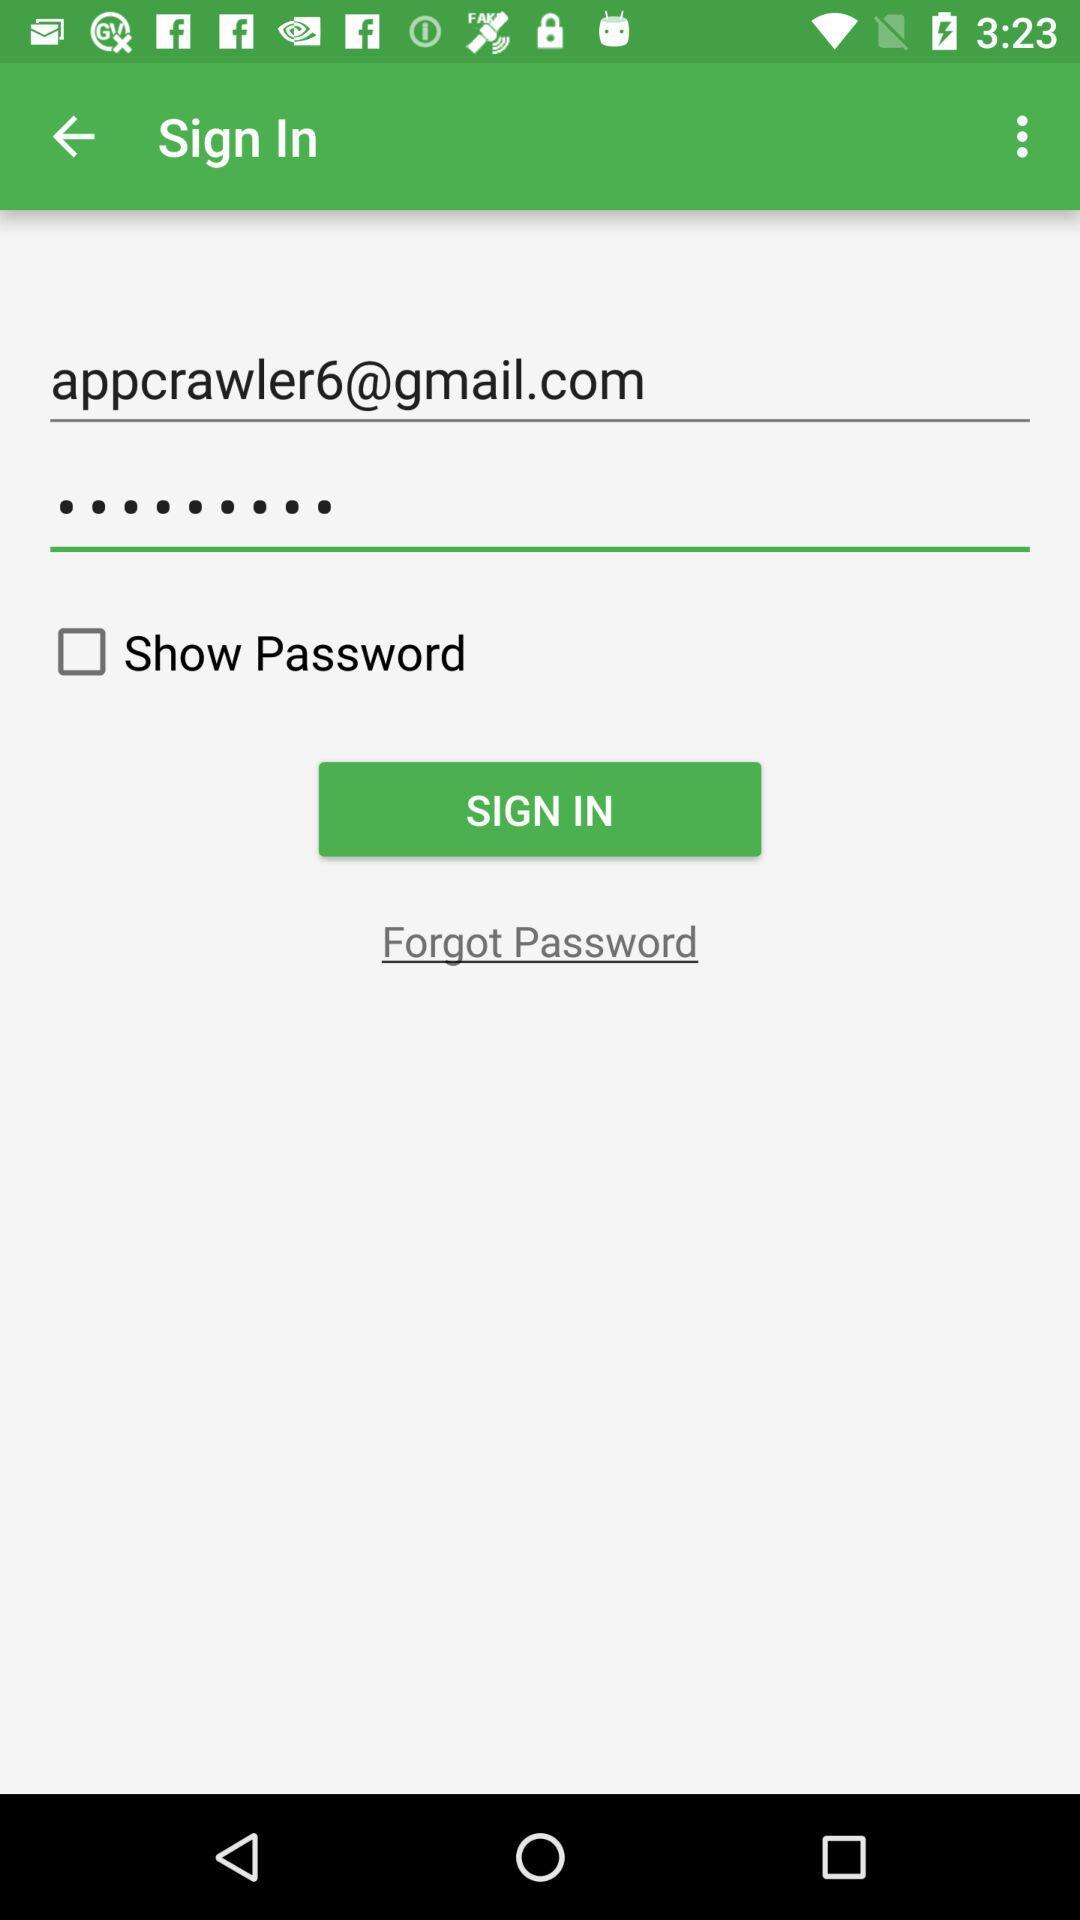 The width and height of the screenshot is (1080, 1920). Describe the element at coordinates (540, 378) in the screenshot. I see `appcrawler6@gmail.com icon` at that location.